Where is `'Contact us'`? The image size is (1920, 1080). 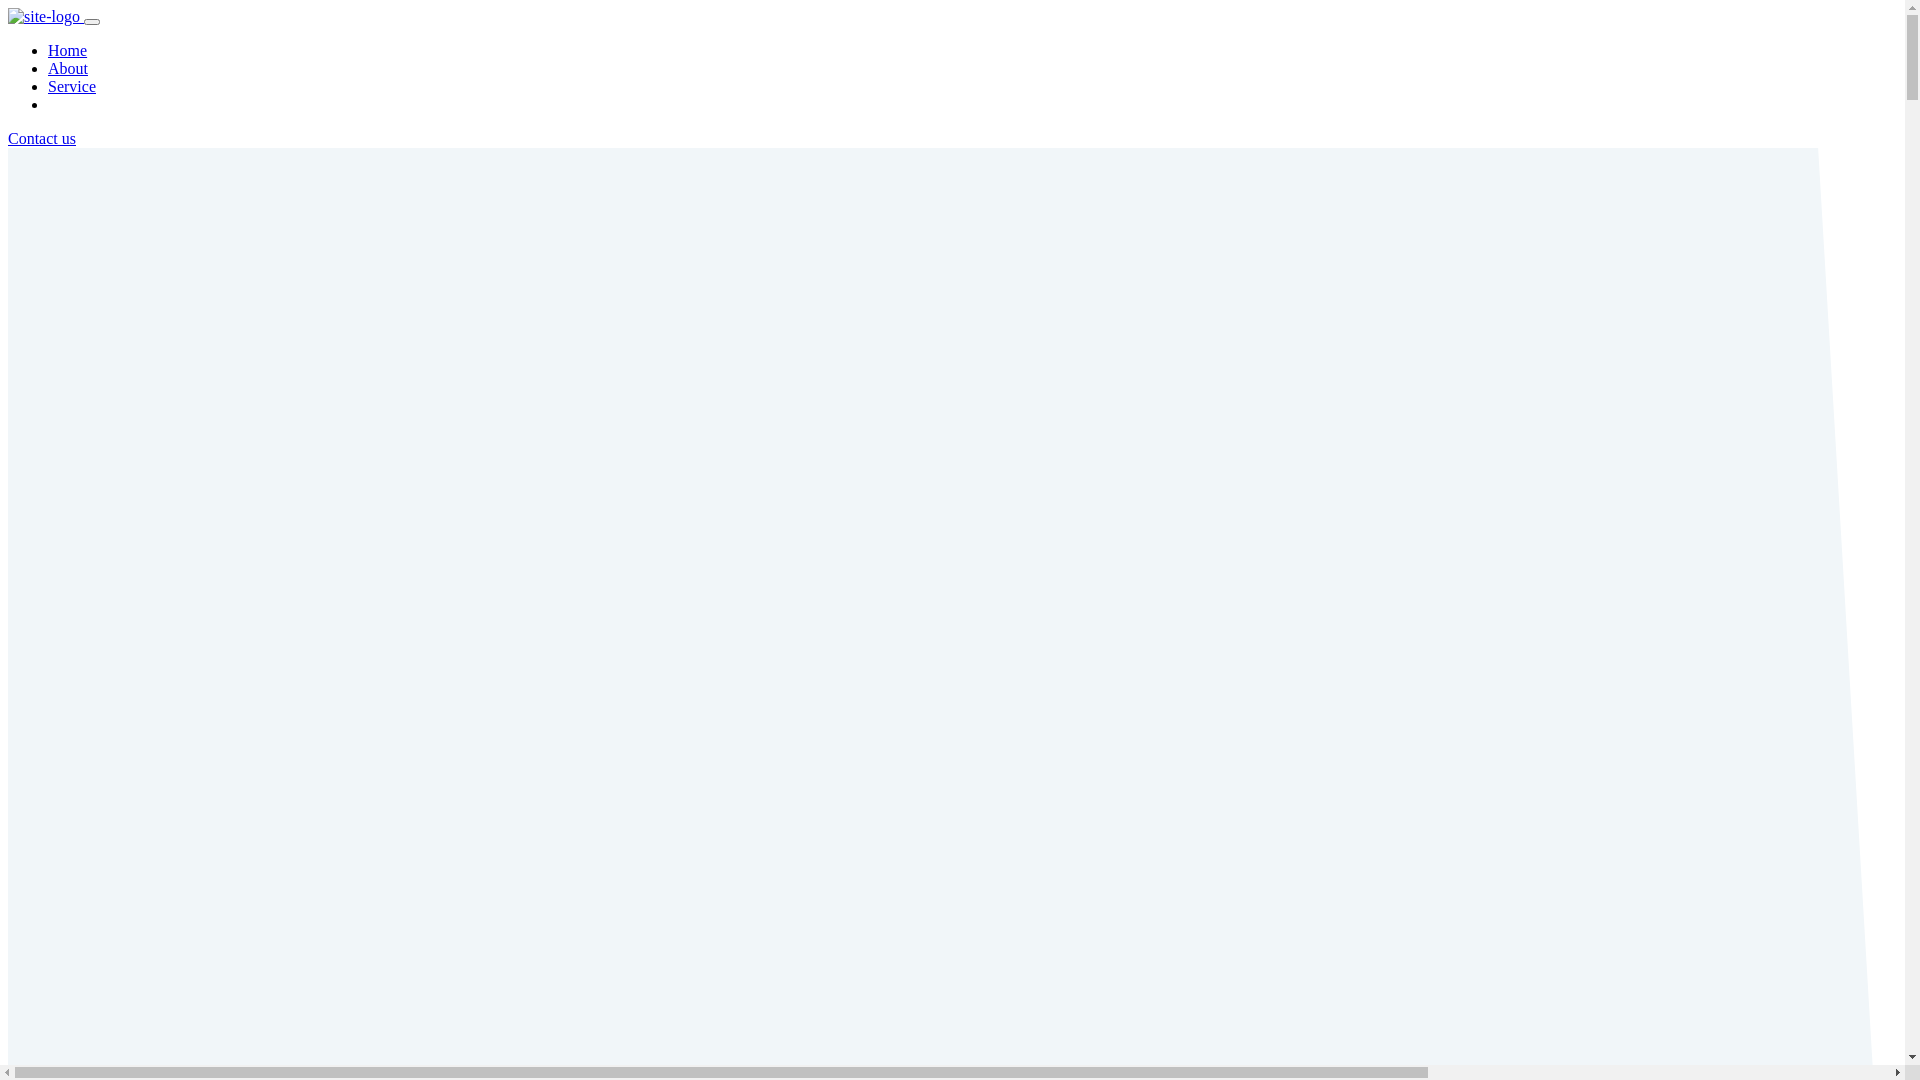
'Contact us' is located at coordinates (8, 137).